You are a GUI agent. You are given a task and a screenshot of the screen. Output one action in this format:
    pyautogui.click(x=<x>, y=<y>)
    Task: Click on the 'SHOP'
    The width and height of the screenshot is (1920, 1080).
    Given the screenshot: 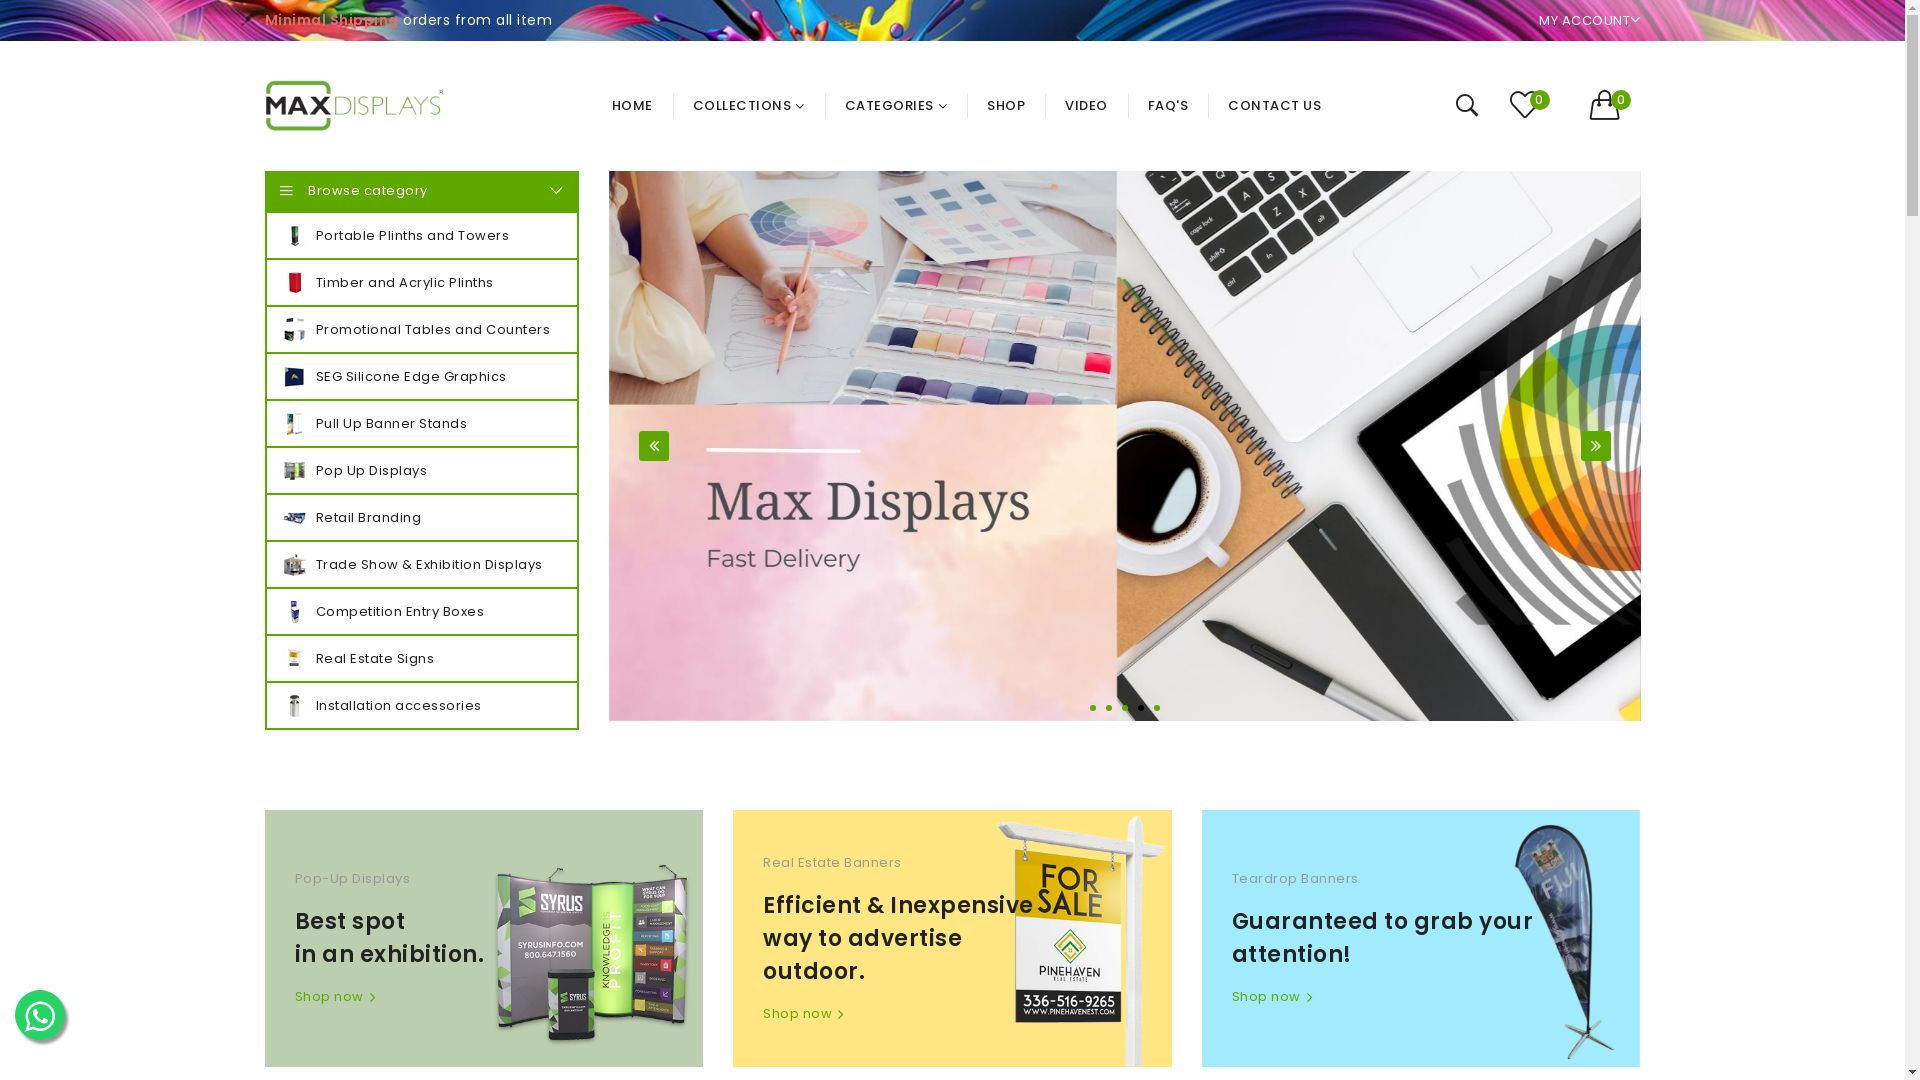 What is the action you would take?
    pyautogui.click(x=966, y=105)
    